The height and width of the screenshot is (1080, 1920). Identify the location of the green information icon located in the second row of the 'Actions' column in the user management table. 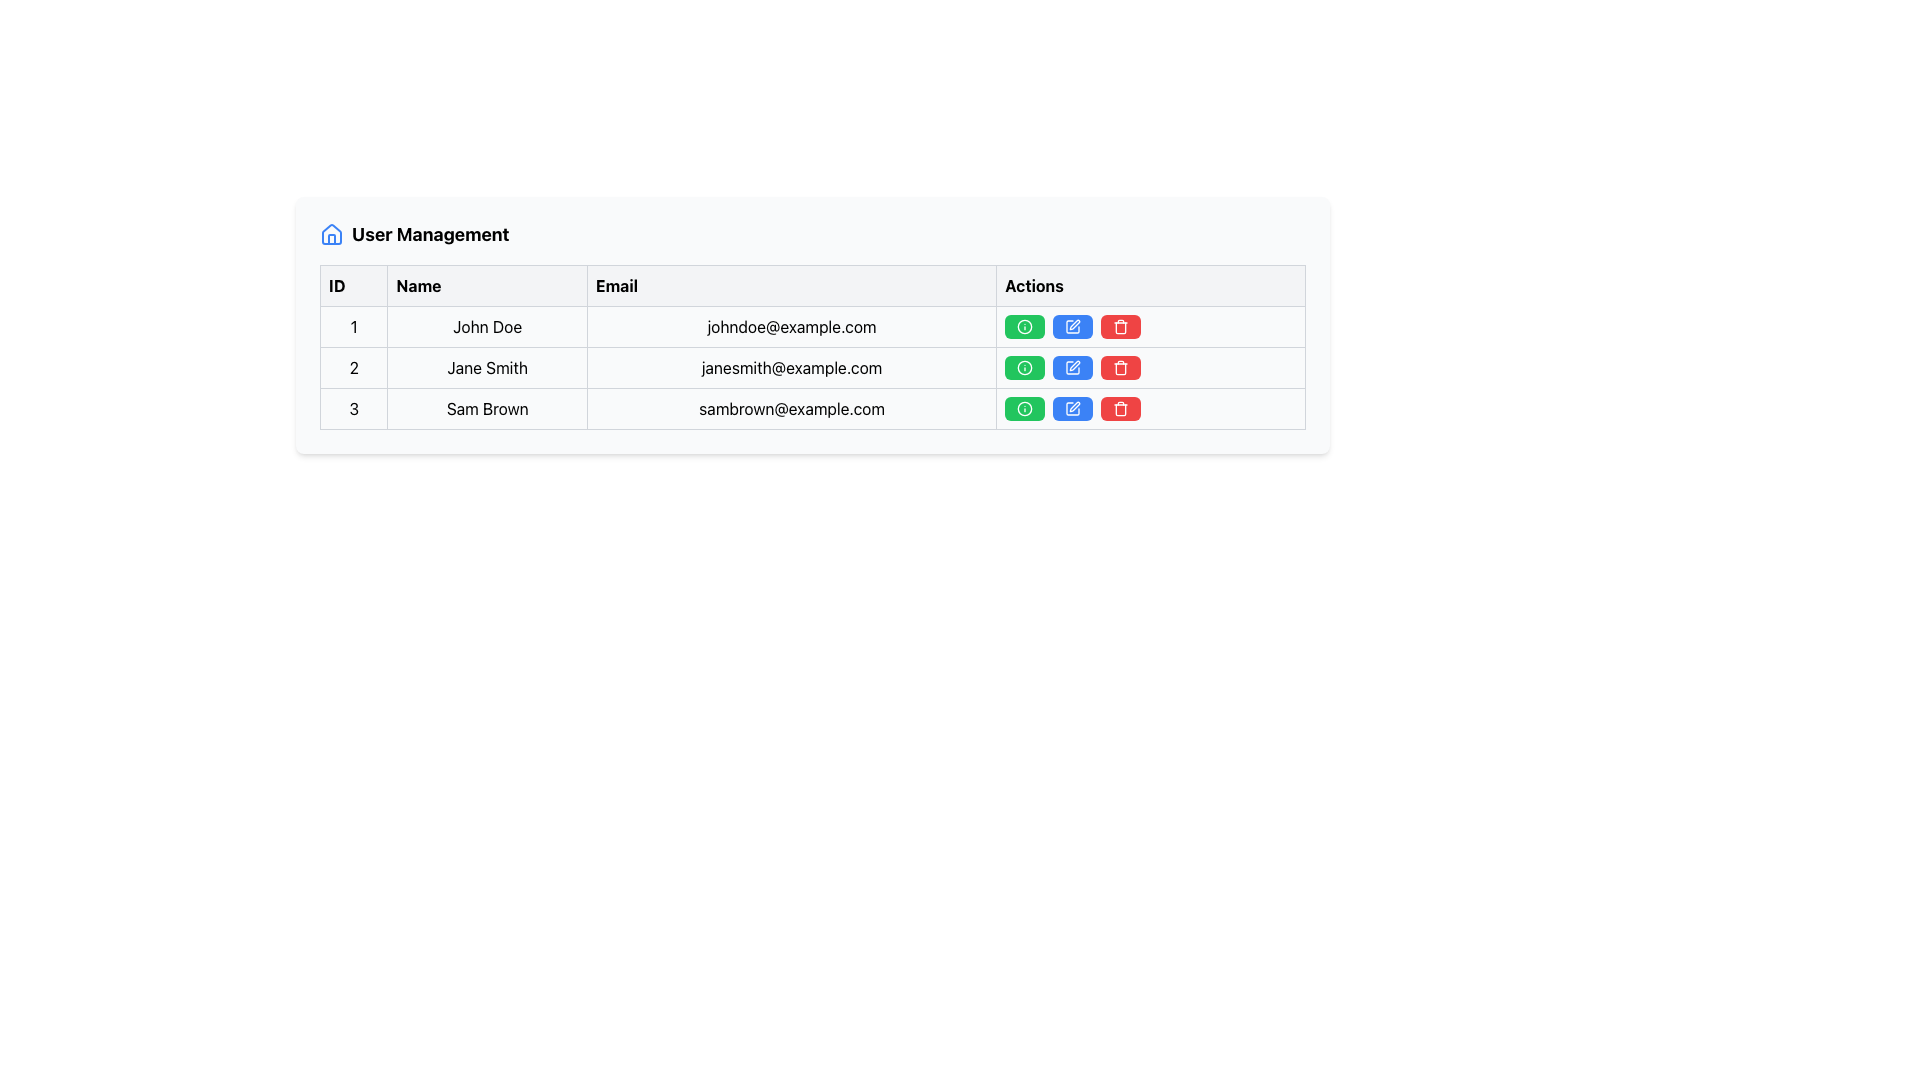
(1025, 367).